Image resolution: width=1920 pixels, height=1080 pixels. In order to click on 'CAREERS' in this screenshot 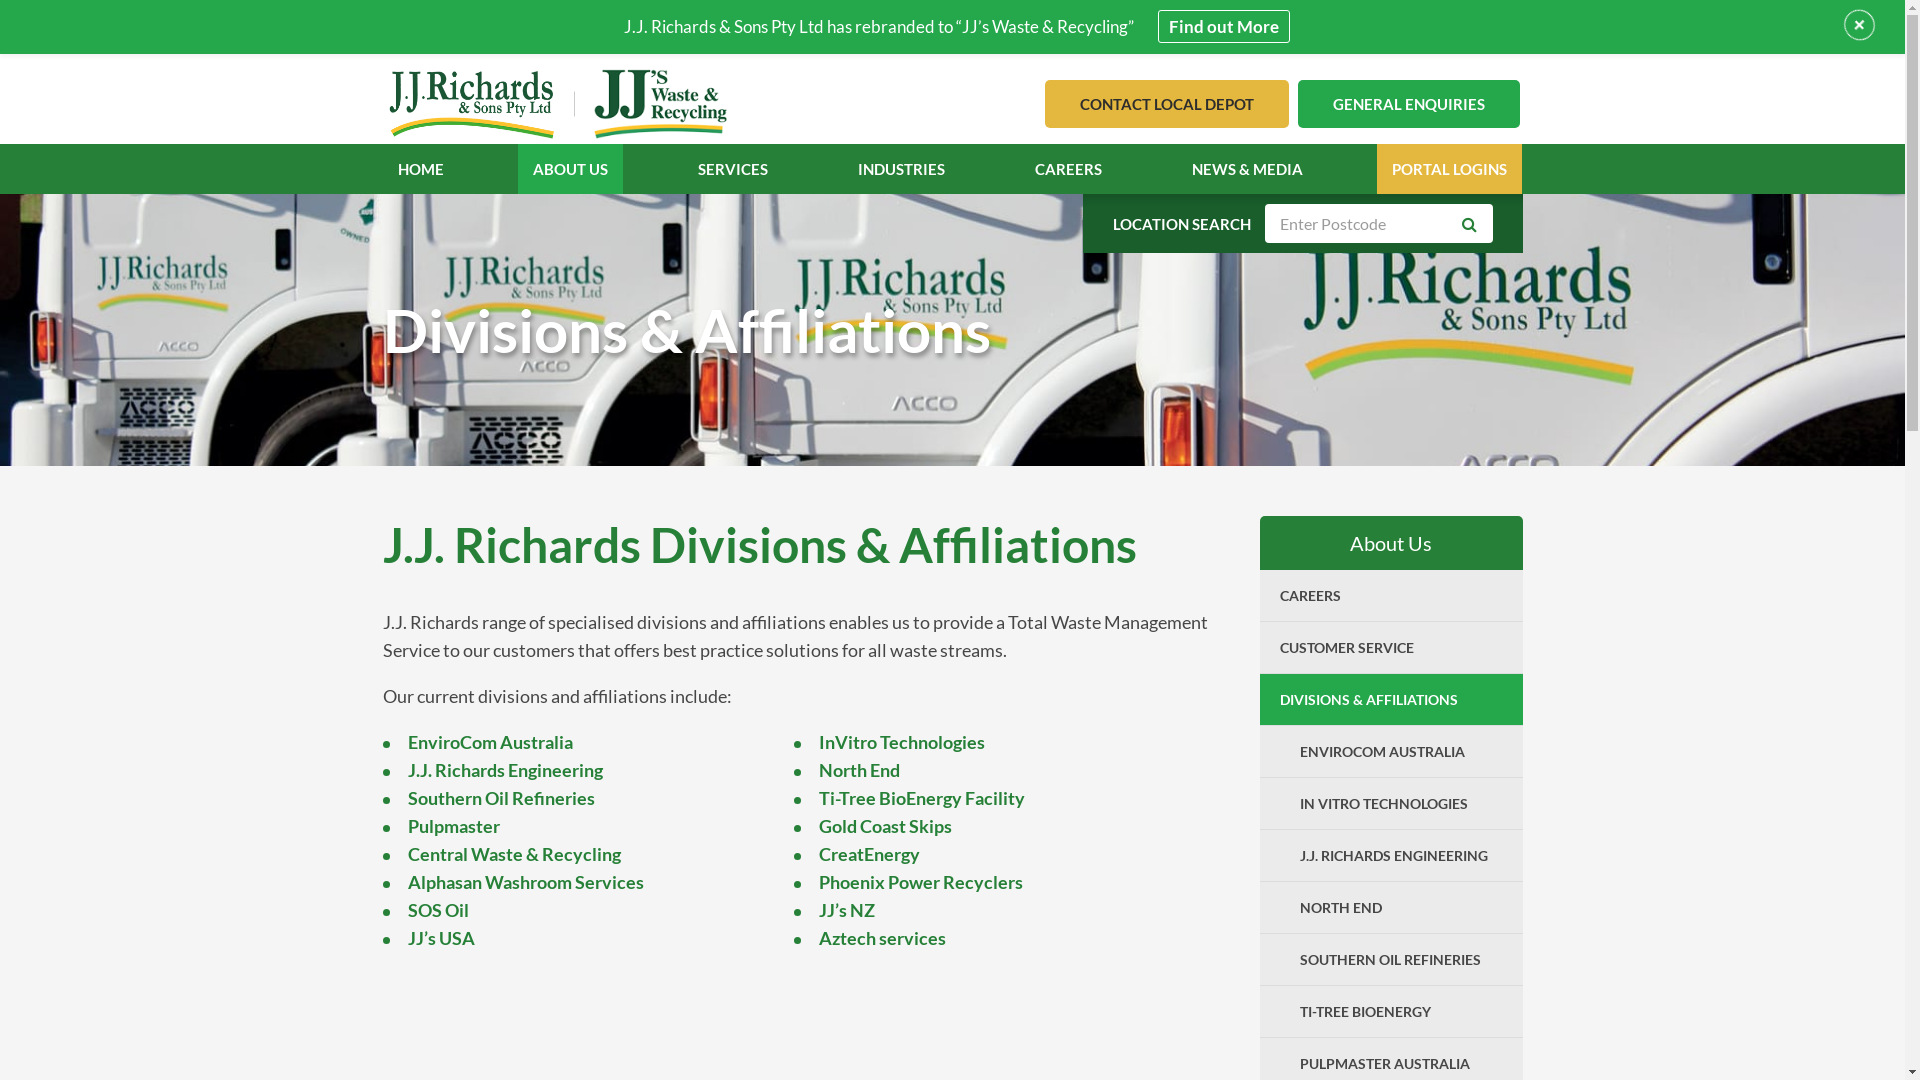, I will do `click(1258, 594)`.